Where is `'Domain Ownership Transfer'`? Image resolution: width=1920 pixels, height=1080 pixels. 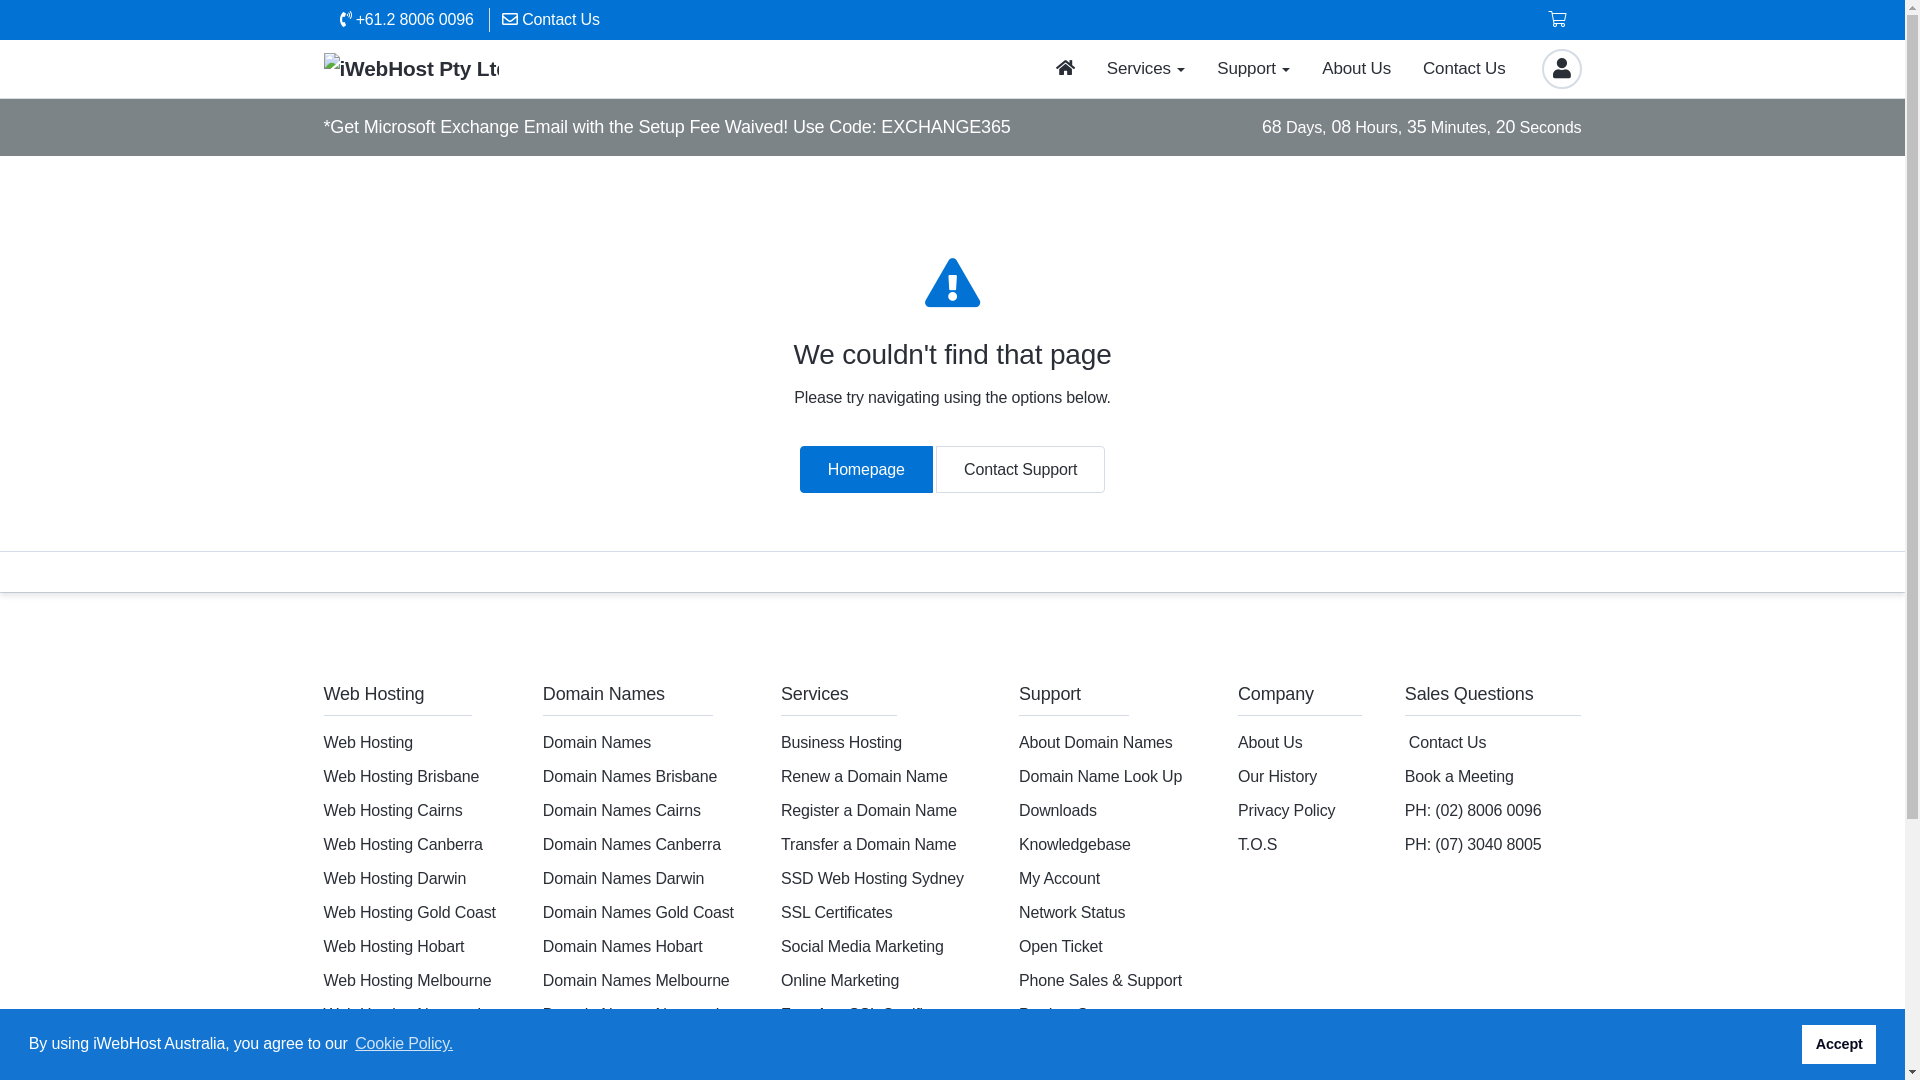 'Domain Ownership Transfer' is located at coordinates (780, 1047).